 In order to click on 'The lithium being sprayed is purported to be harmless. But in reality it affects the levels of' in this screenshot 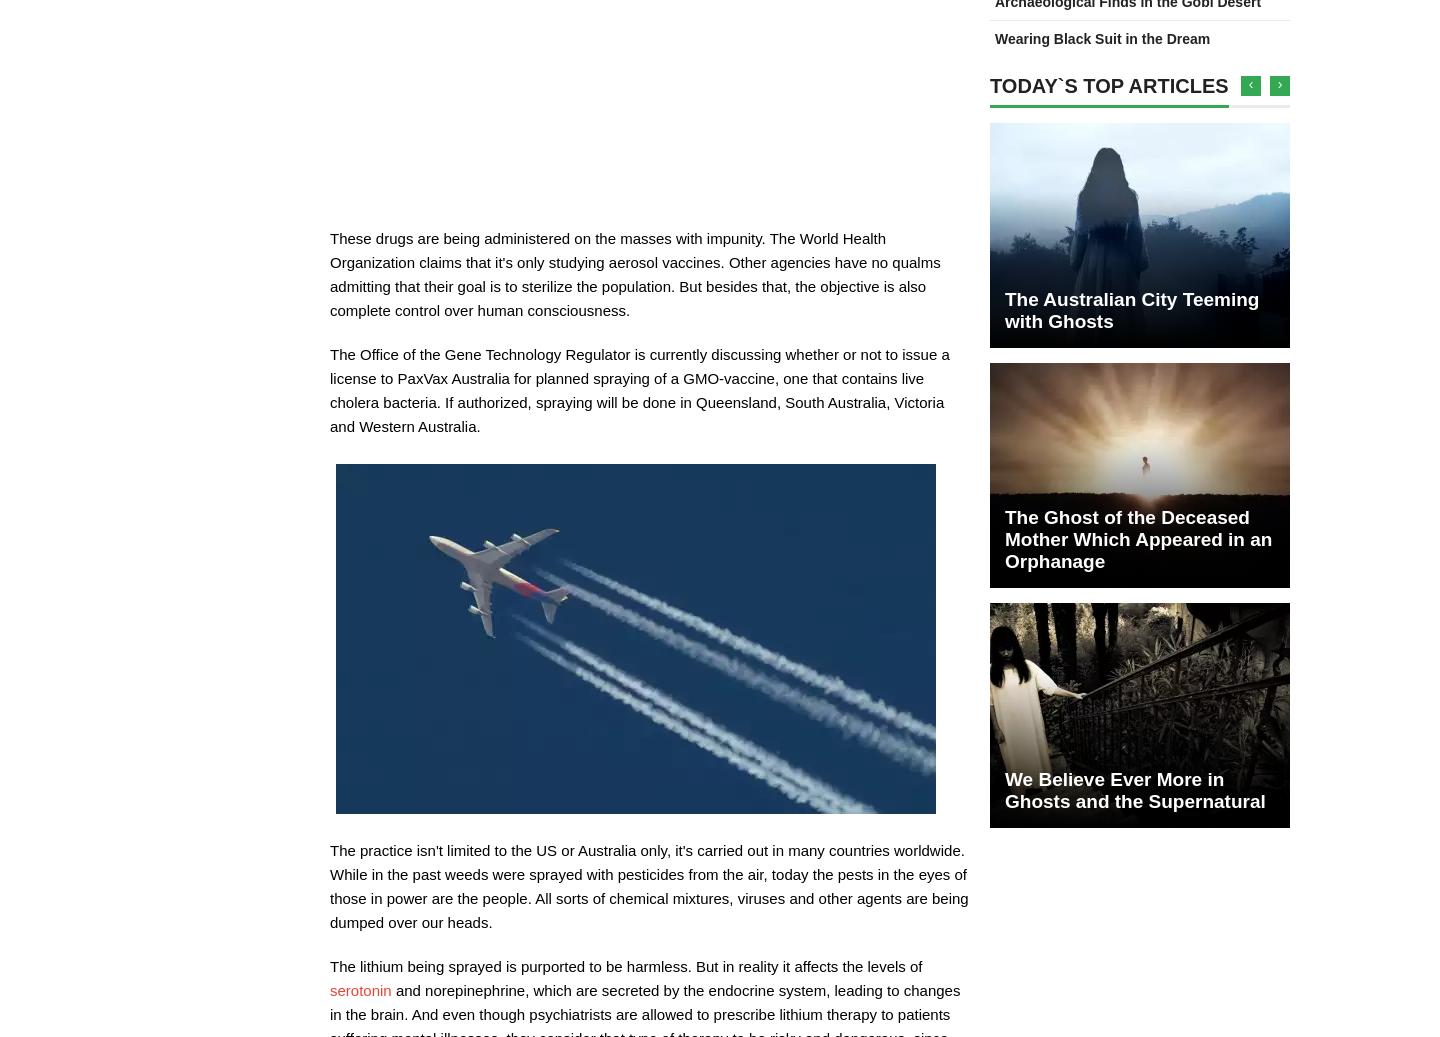, I will do `click(624, 966)`.